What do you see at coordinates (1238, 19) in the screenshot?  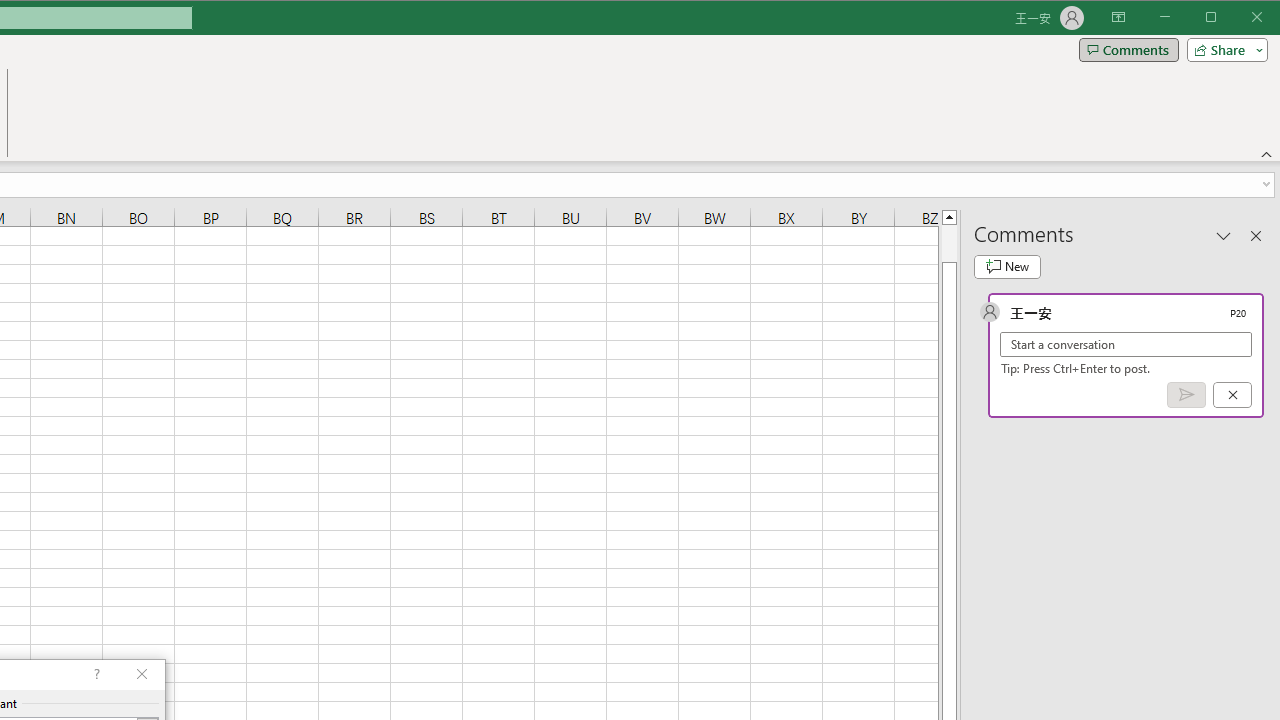 I see `'Maximize'` at bounding box center [1238, 19].